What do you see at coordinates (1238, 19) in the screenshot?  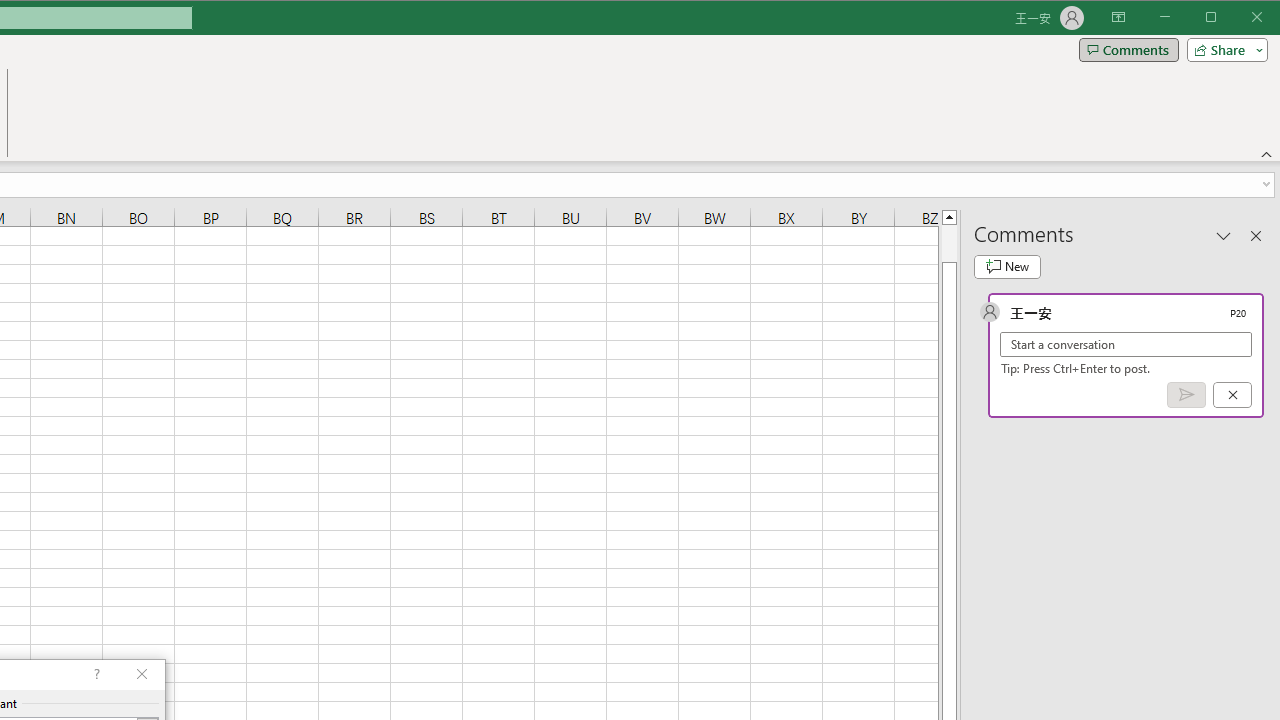 I see `'Maximize'` at bounding box center [1238, 19].